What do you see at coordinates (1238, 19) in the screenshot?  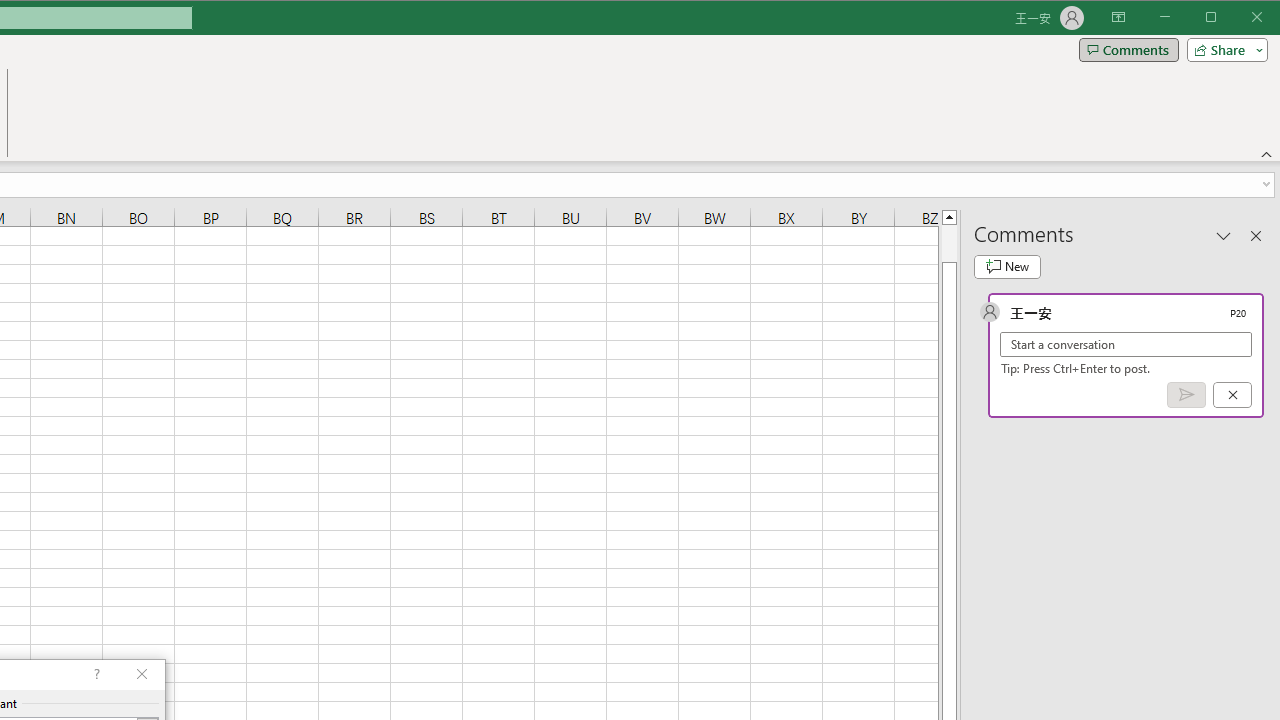 I see `'Maximize'` at bounding box center [1238, 19].